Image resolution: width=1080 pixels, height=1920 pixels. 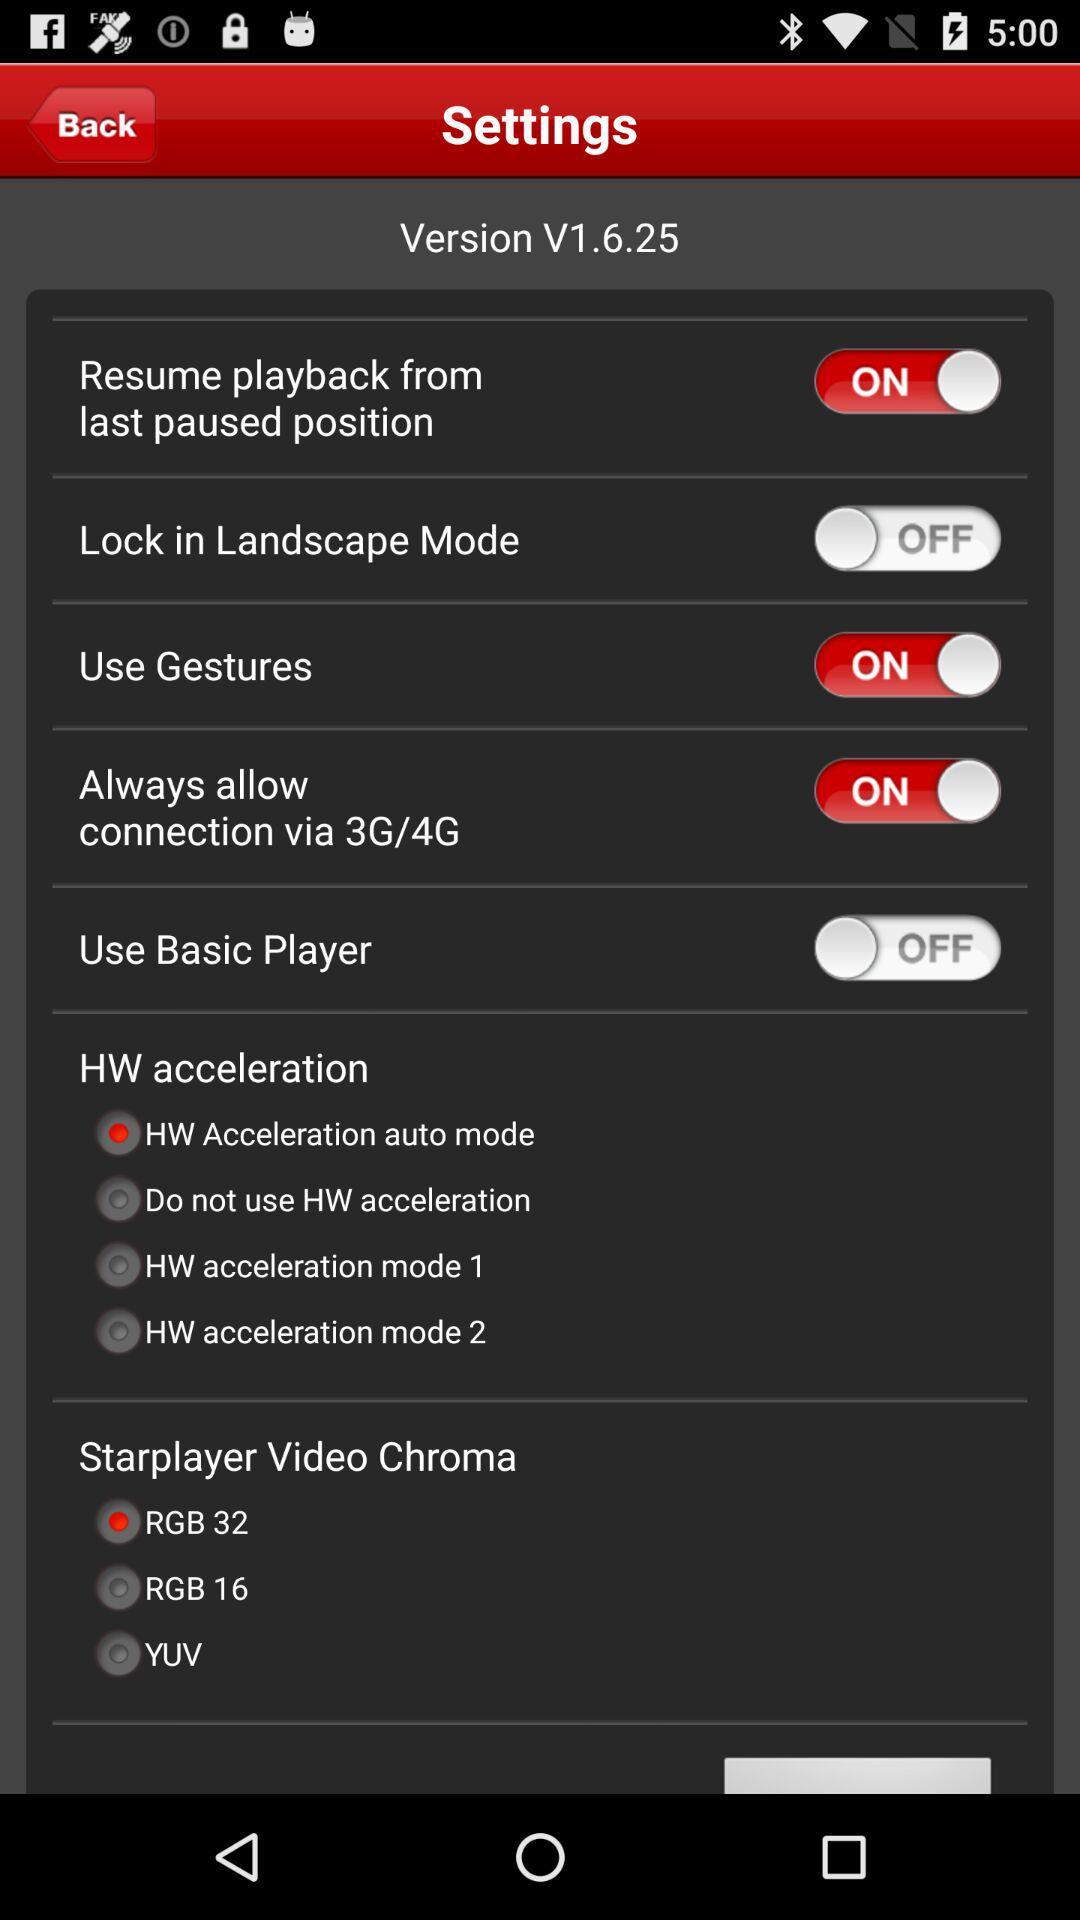 I want to click on item above the yuv radio button, so click(x=169, y=1586).